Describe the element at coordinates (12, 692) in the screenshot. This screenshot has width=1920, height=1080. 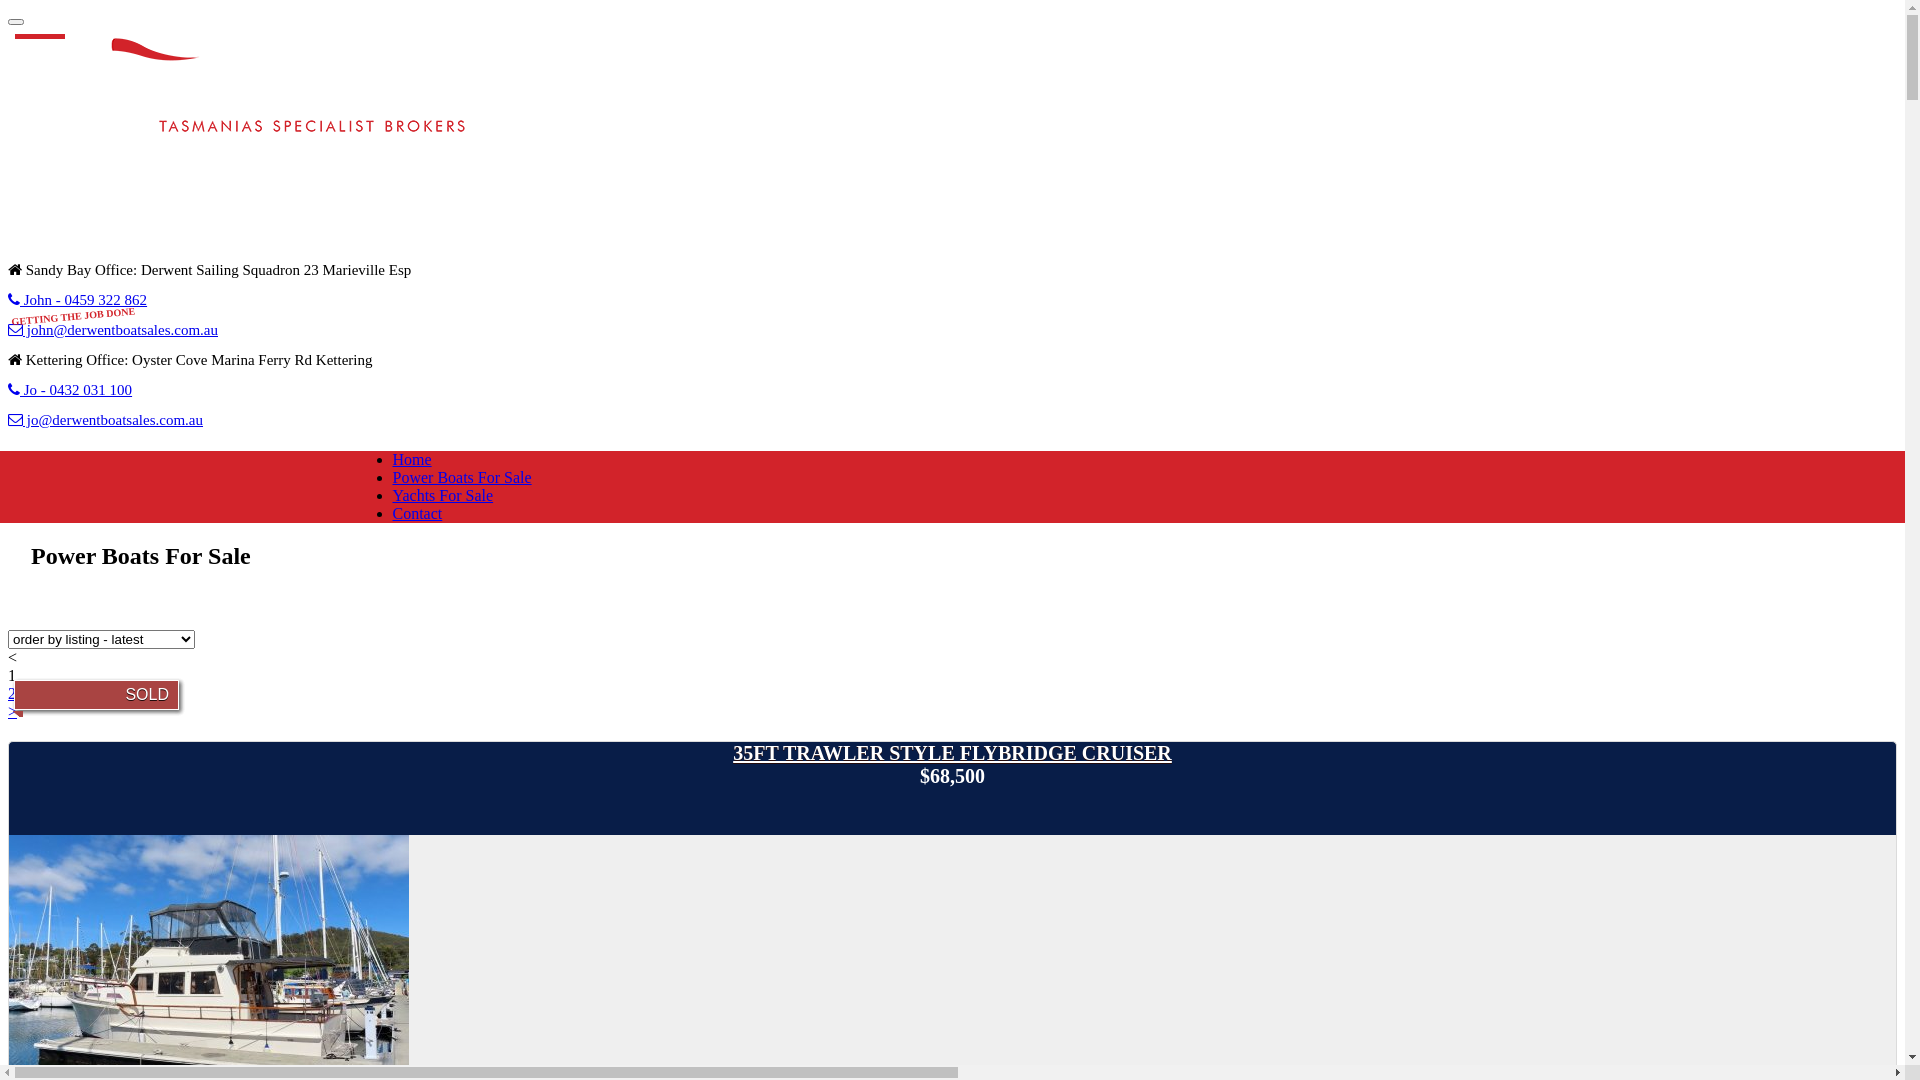
I see `'2'` at that location.